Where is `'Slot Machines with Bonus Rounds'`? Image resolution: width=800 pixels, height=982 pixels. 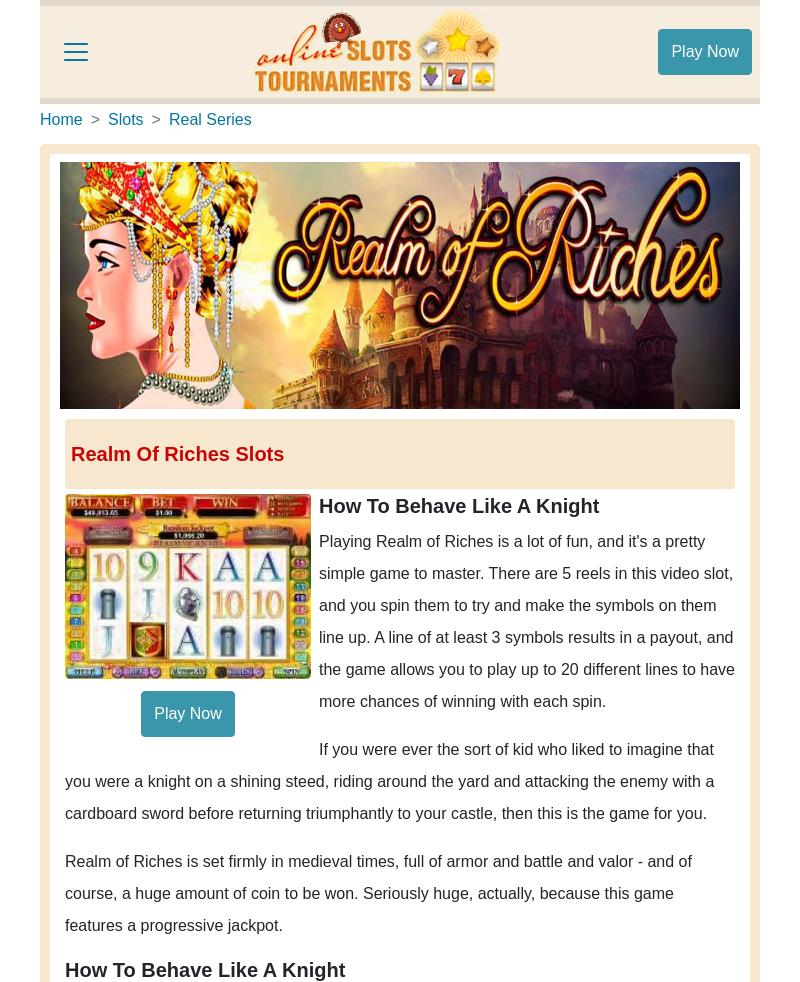
'Slot Machines with Bonus Rounds' is located at coordinates (210, 60).